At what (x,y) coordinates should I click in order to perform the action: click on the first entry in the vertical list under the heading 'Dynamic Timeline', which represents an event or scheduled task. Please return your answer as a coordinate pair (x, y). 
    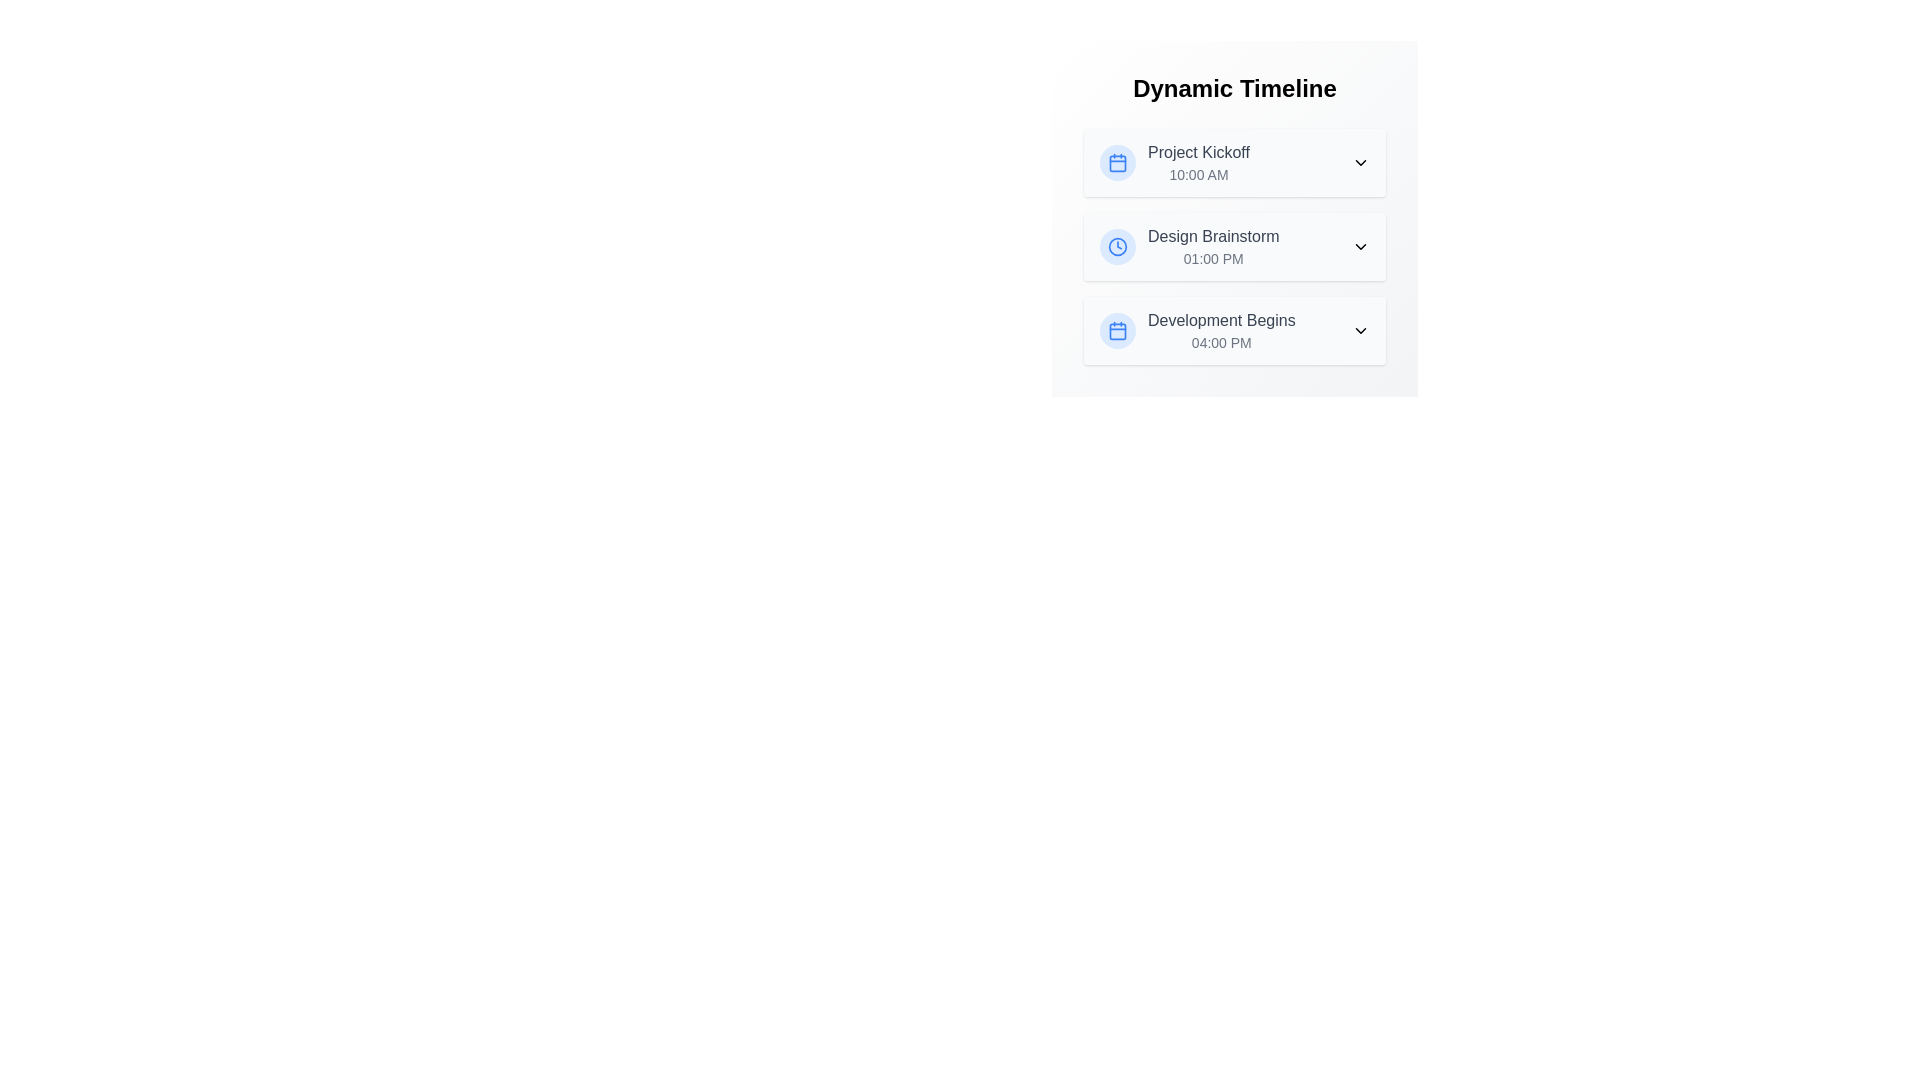
    Looking at the image, I should click on (1233, 161).